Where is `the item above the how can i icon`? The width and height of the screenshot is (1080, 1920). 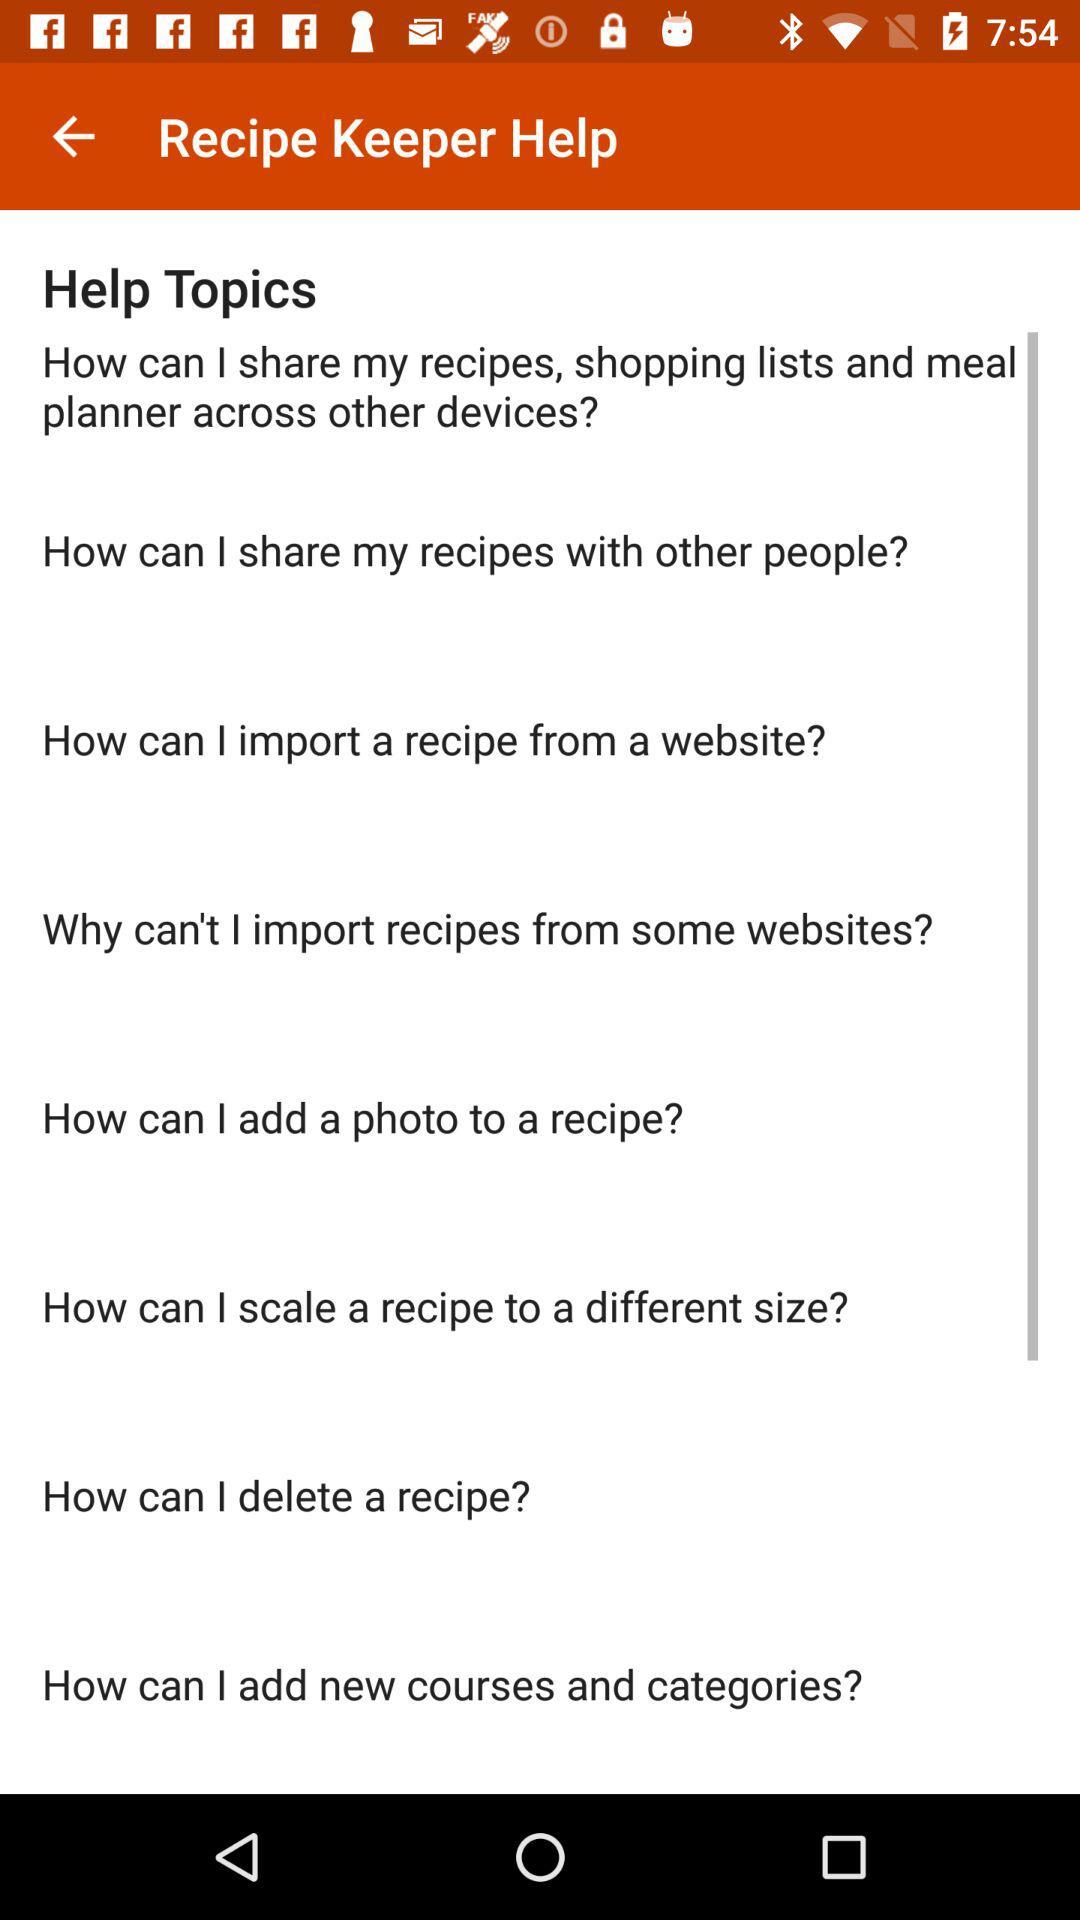
the item above the how can i icon is located at coordinates (540, 993).